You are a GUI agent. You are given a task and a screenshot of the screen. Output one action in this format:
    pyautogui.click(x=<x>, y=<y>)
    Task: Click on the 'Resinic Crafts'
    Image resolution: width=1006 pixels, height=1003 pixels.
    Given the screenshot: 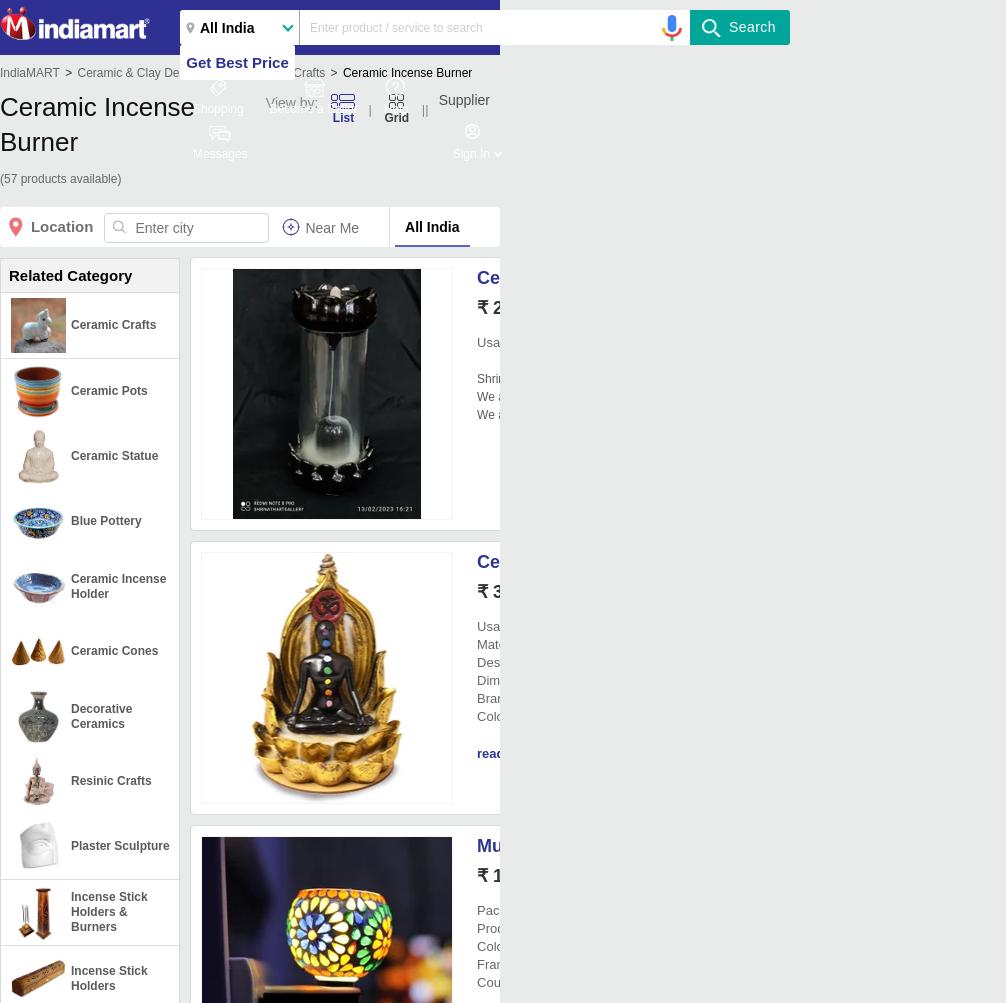 What is the action you would take?
    pyautogui.click(x=71, y=780)
    